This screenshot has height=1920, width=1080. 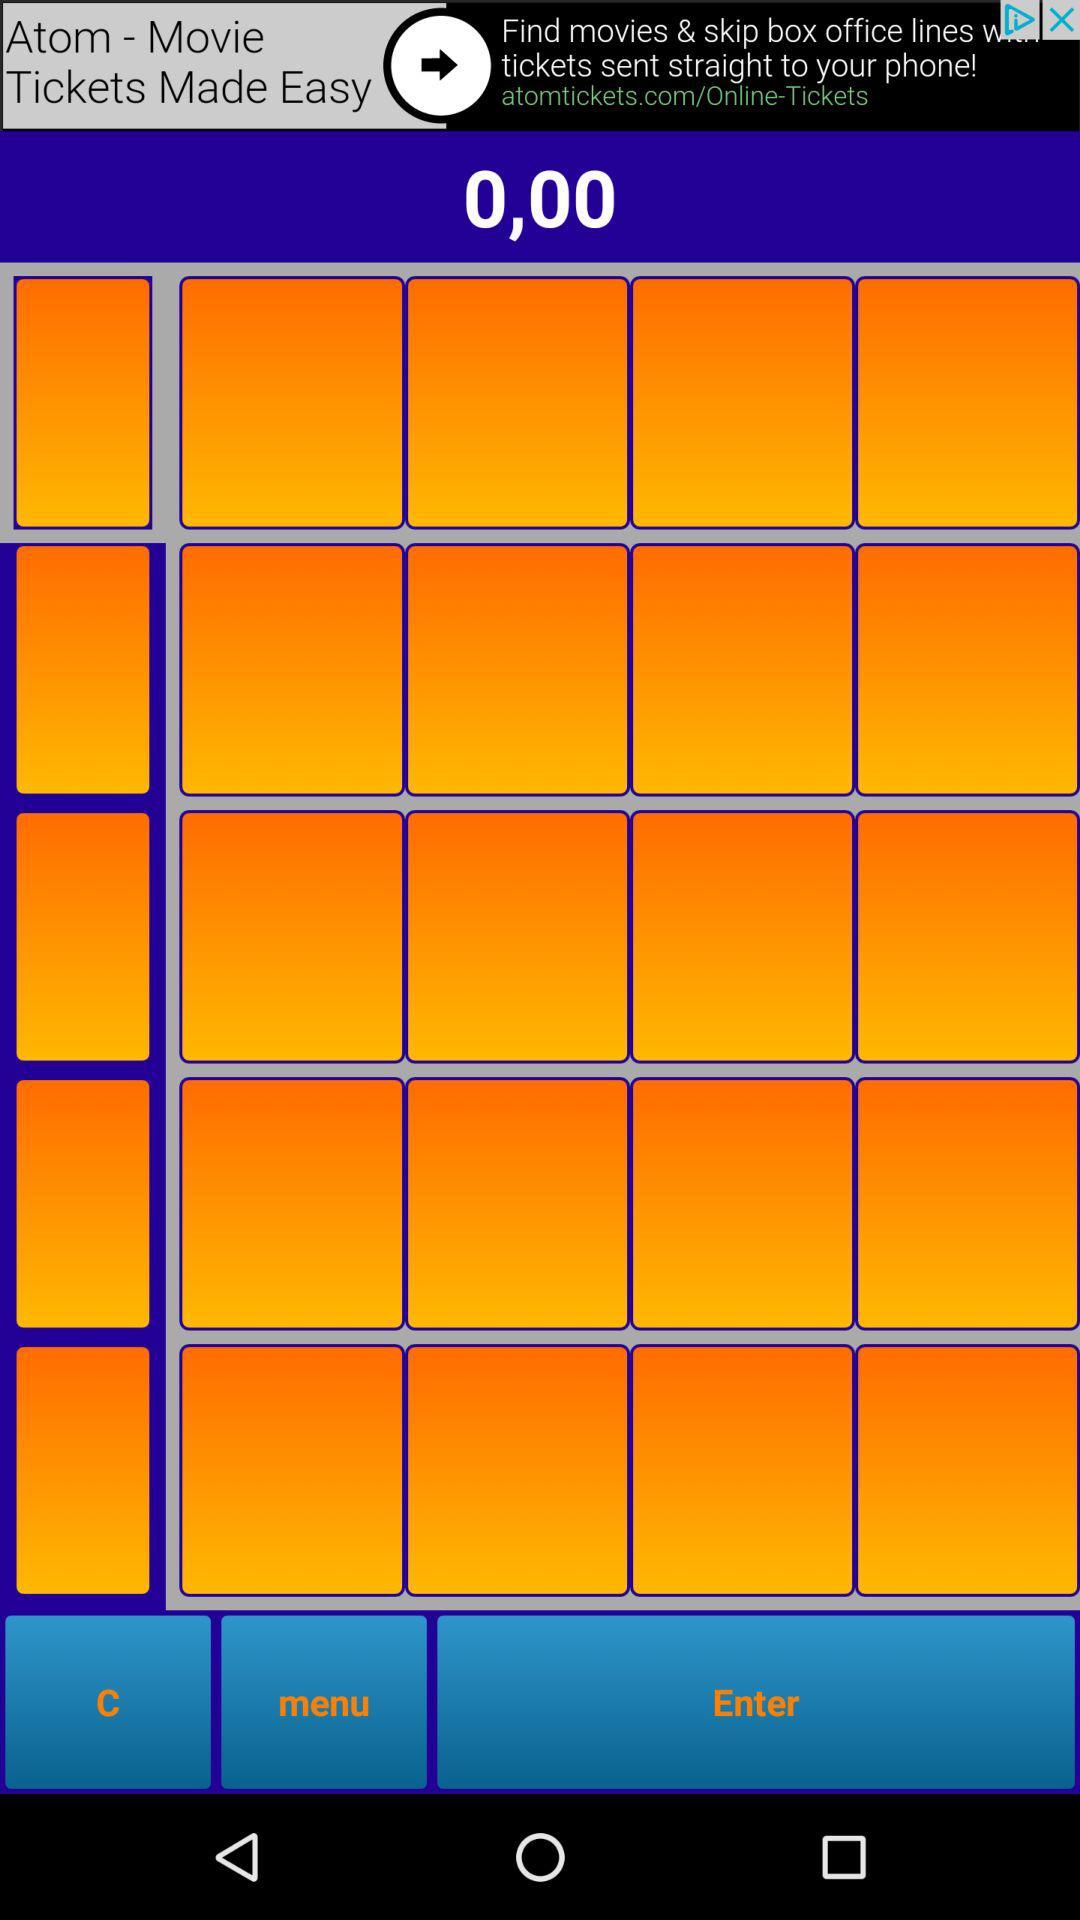 I want to click on flip card, so click(x=966, y=1470).